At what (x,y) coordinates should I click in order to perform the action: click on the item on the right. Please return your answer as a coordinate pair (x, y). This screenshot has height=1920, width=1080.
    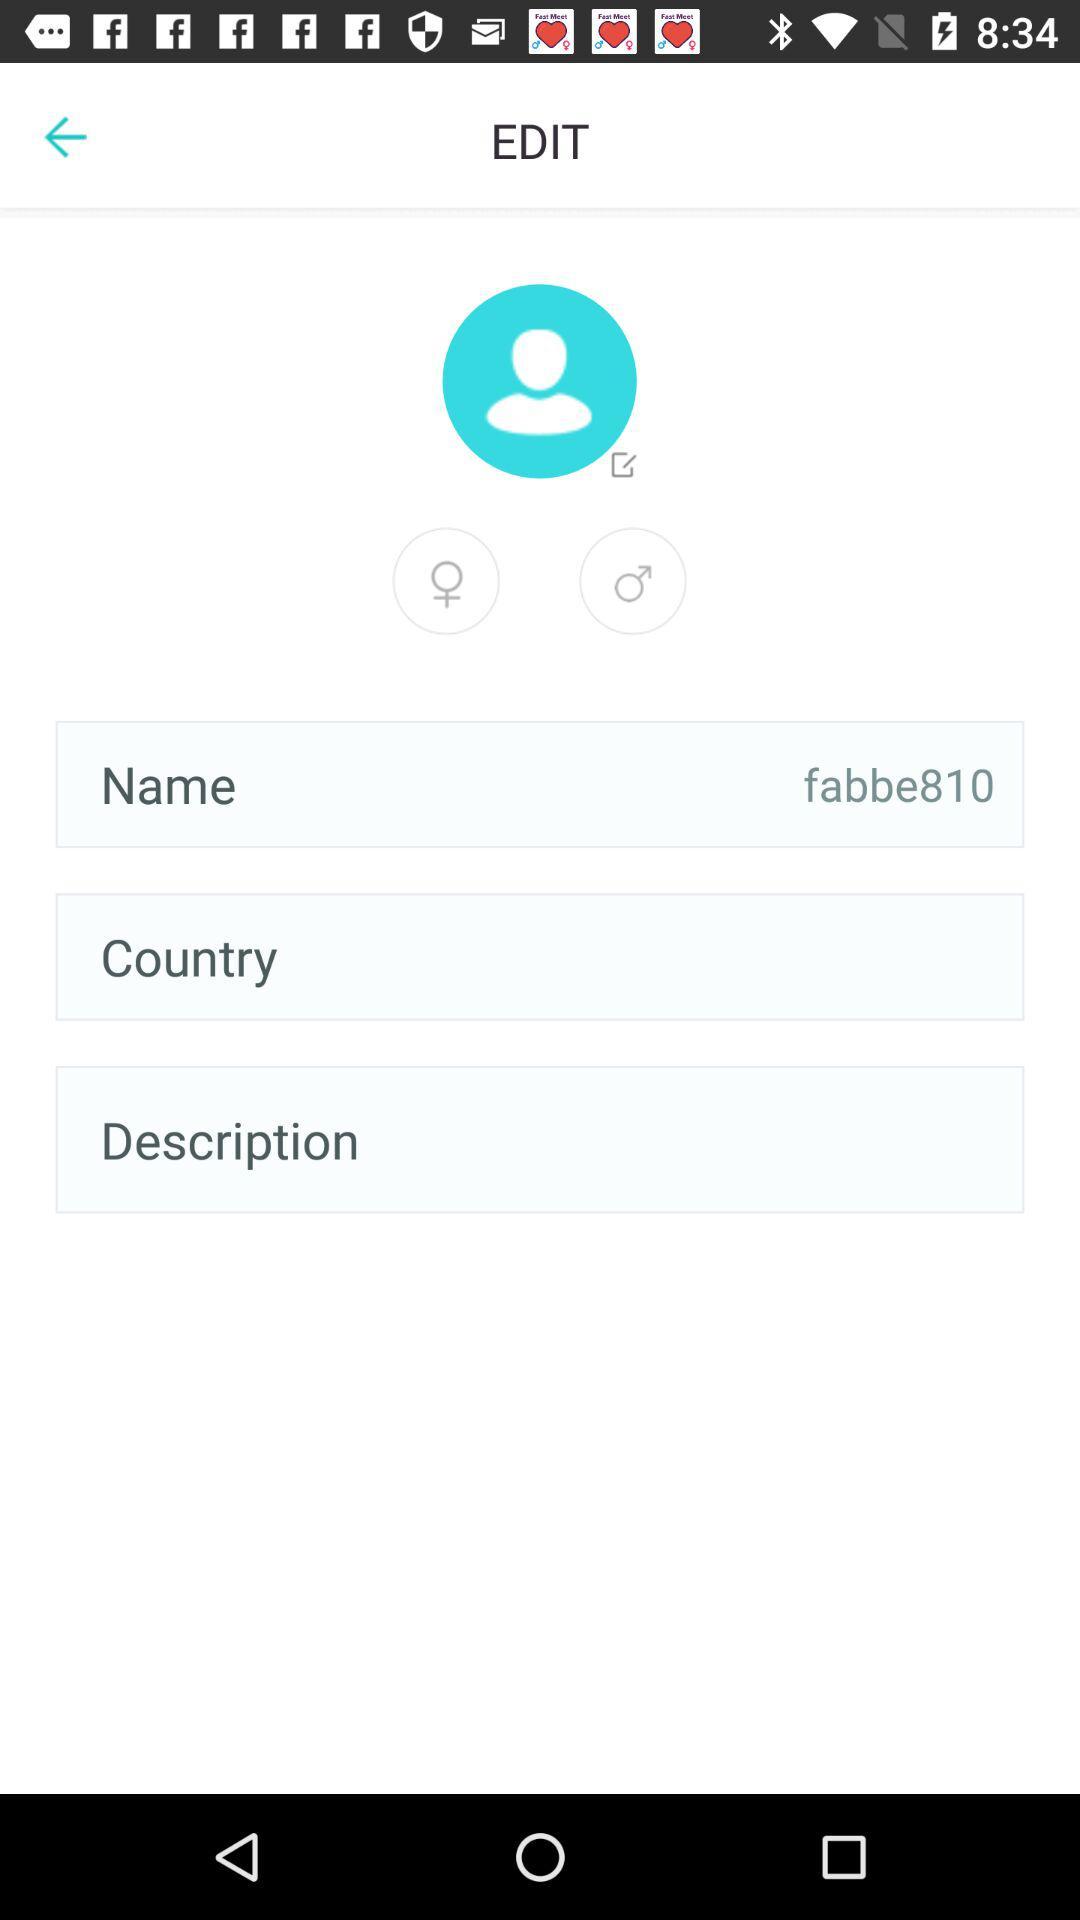
    Looking at the image, I should click on (898, 783).